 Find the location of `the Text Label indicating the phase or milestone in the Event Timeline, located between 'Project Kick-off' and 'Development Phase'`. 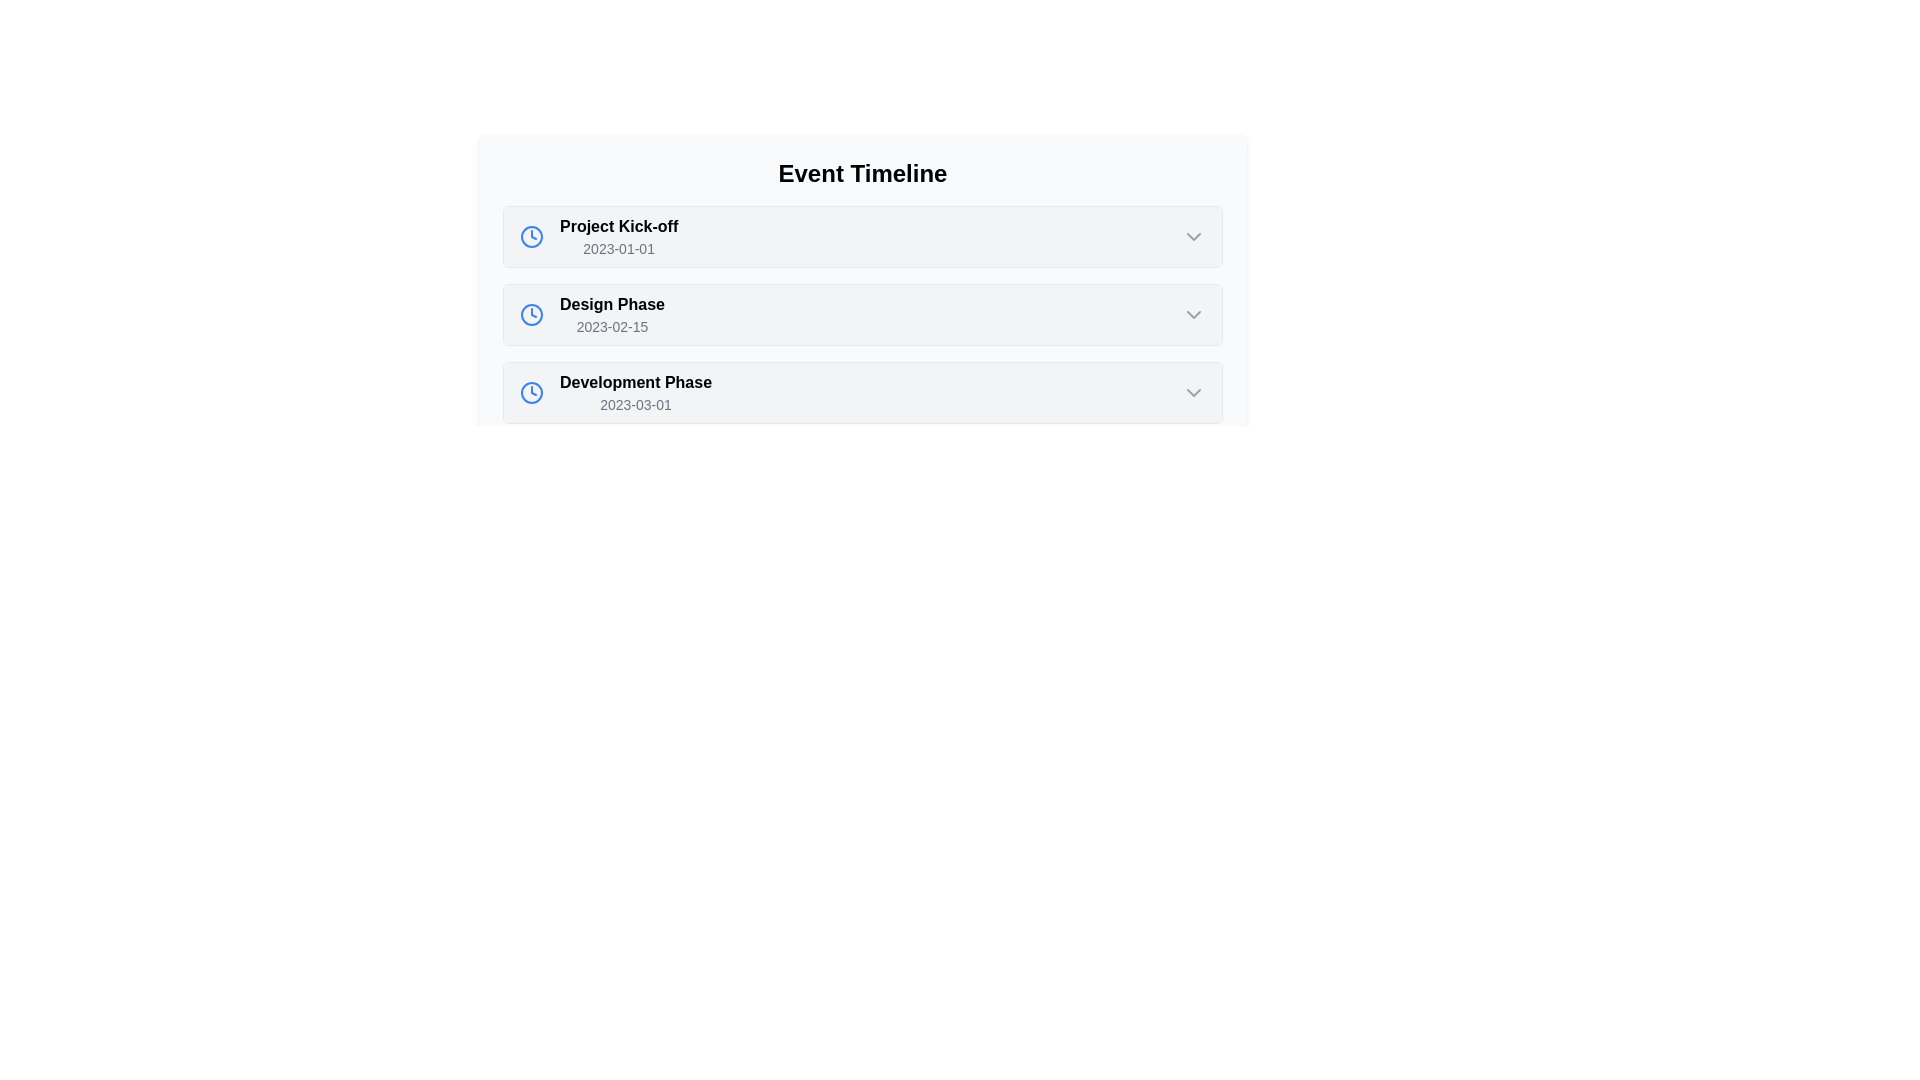

the Text Label indicating the phase or milestone in the Event Timeline, located between 'Project Kick-off' and 'Development Phase' is located at coordinates (611, 304).